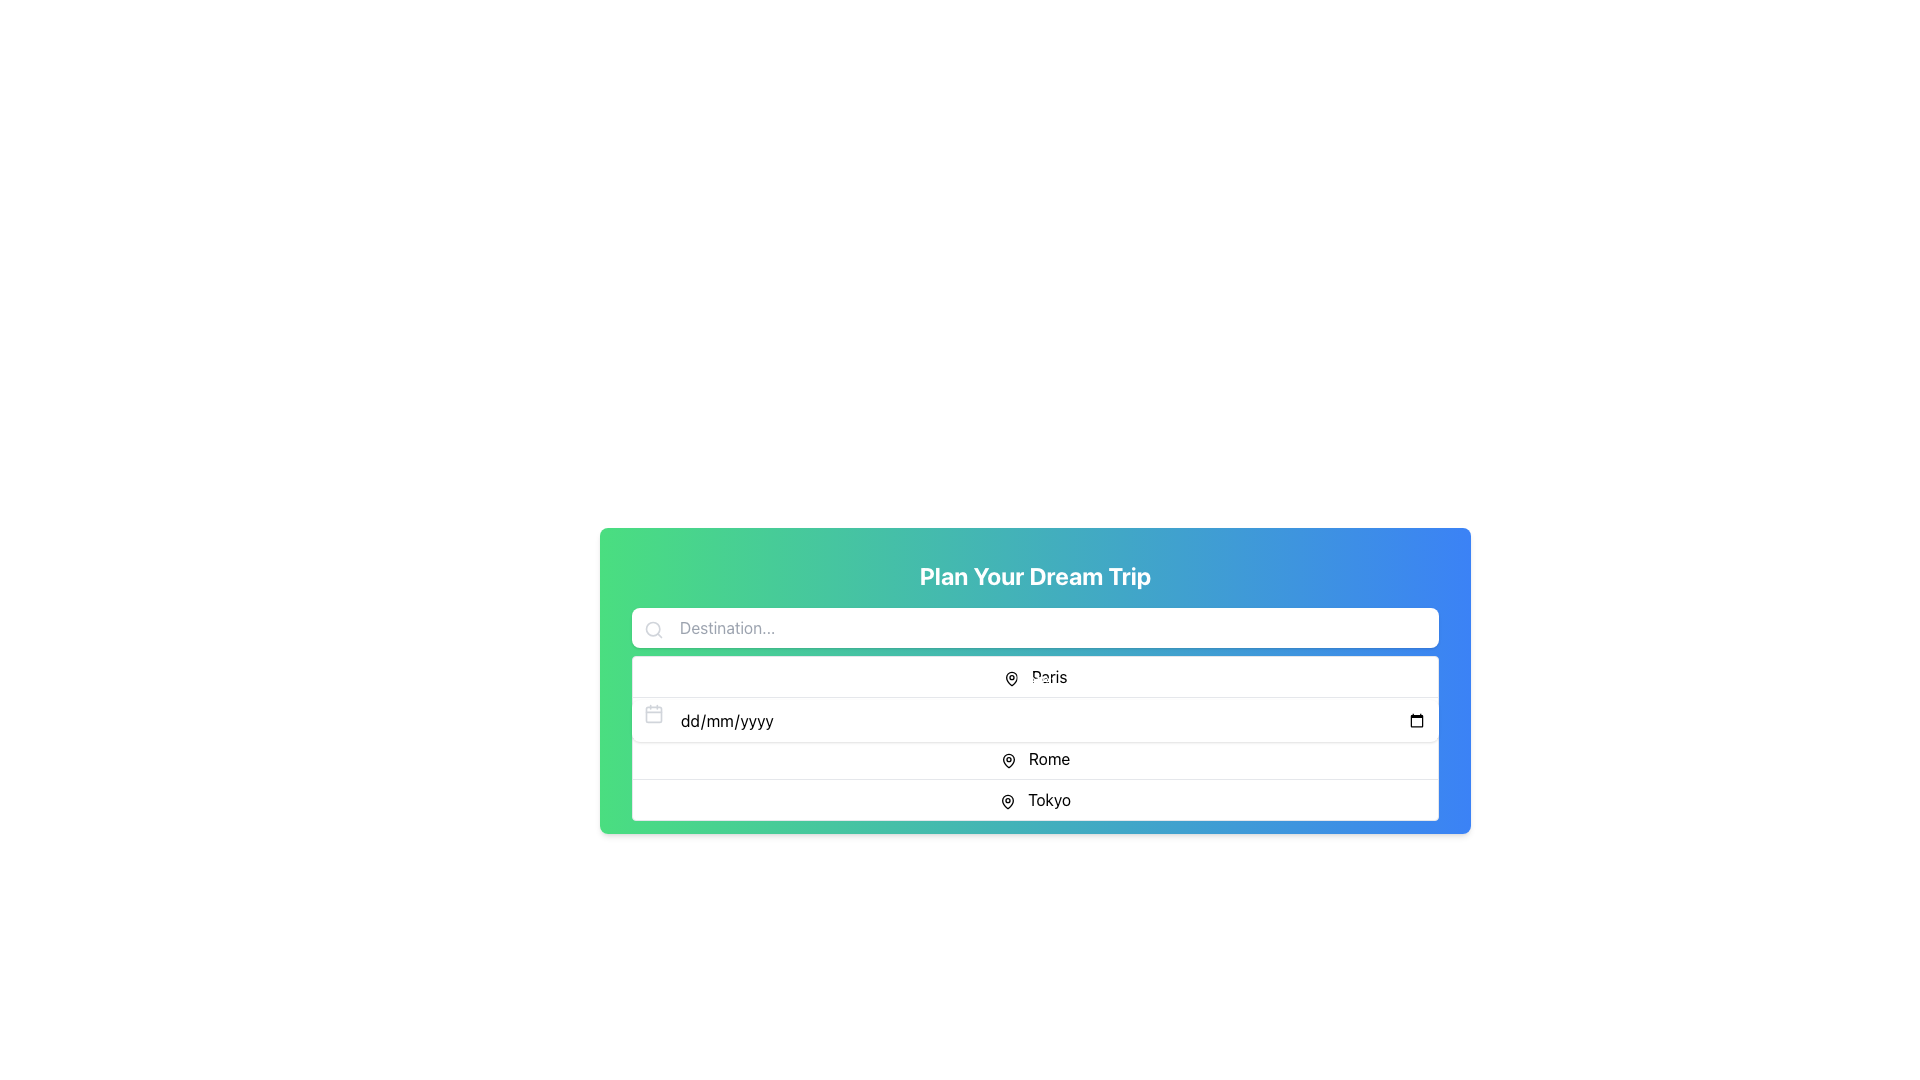 Image resolution: width=1920 pixels, height=1080 pixels. What do you see at coordinates (1035, 798) in the screenshot?
I see `the selectable list item labeled 'Tokyo' with a locator icon preceding it, which is the fourth item in the dropdown menu` at bounding box center [1035, 798].